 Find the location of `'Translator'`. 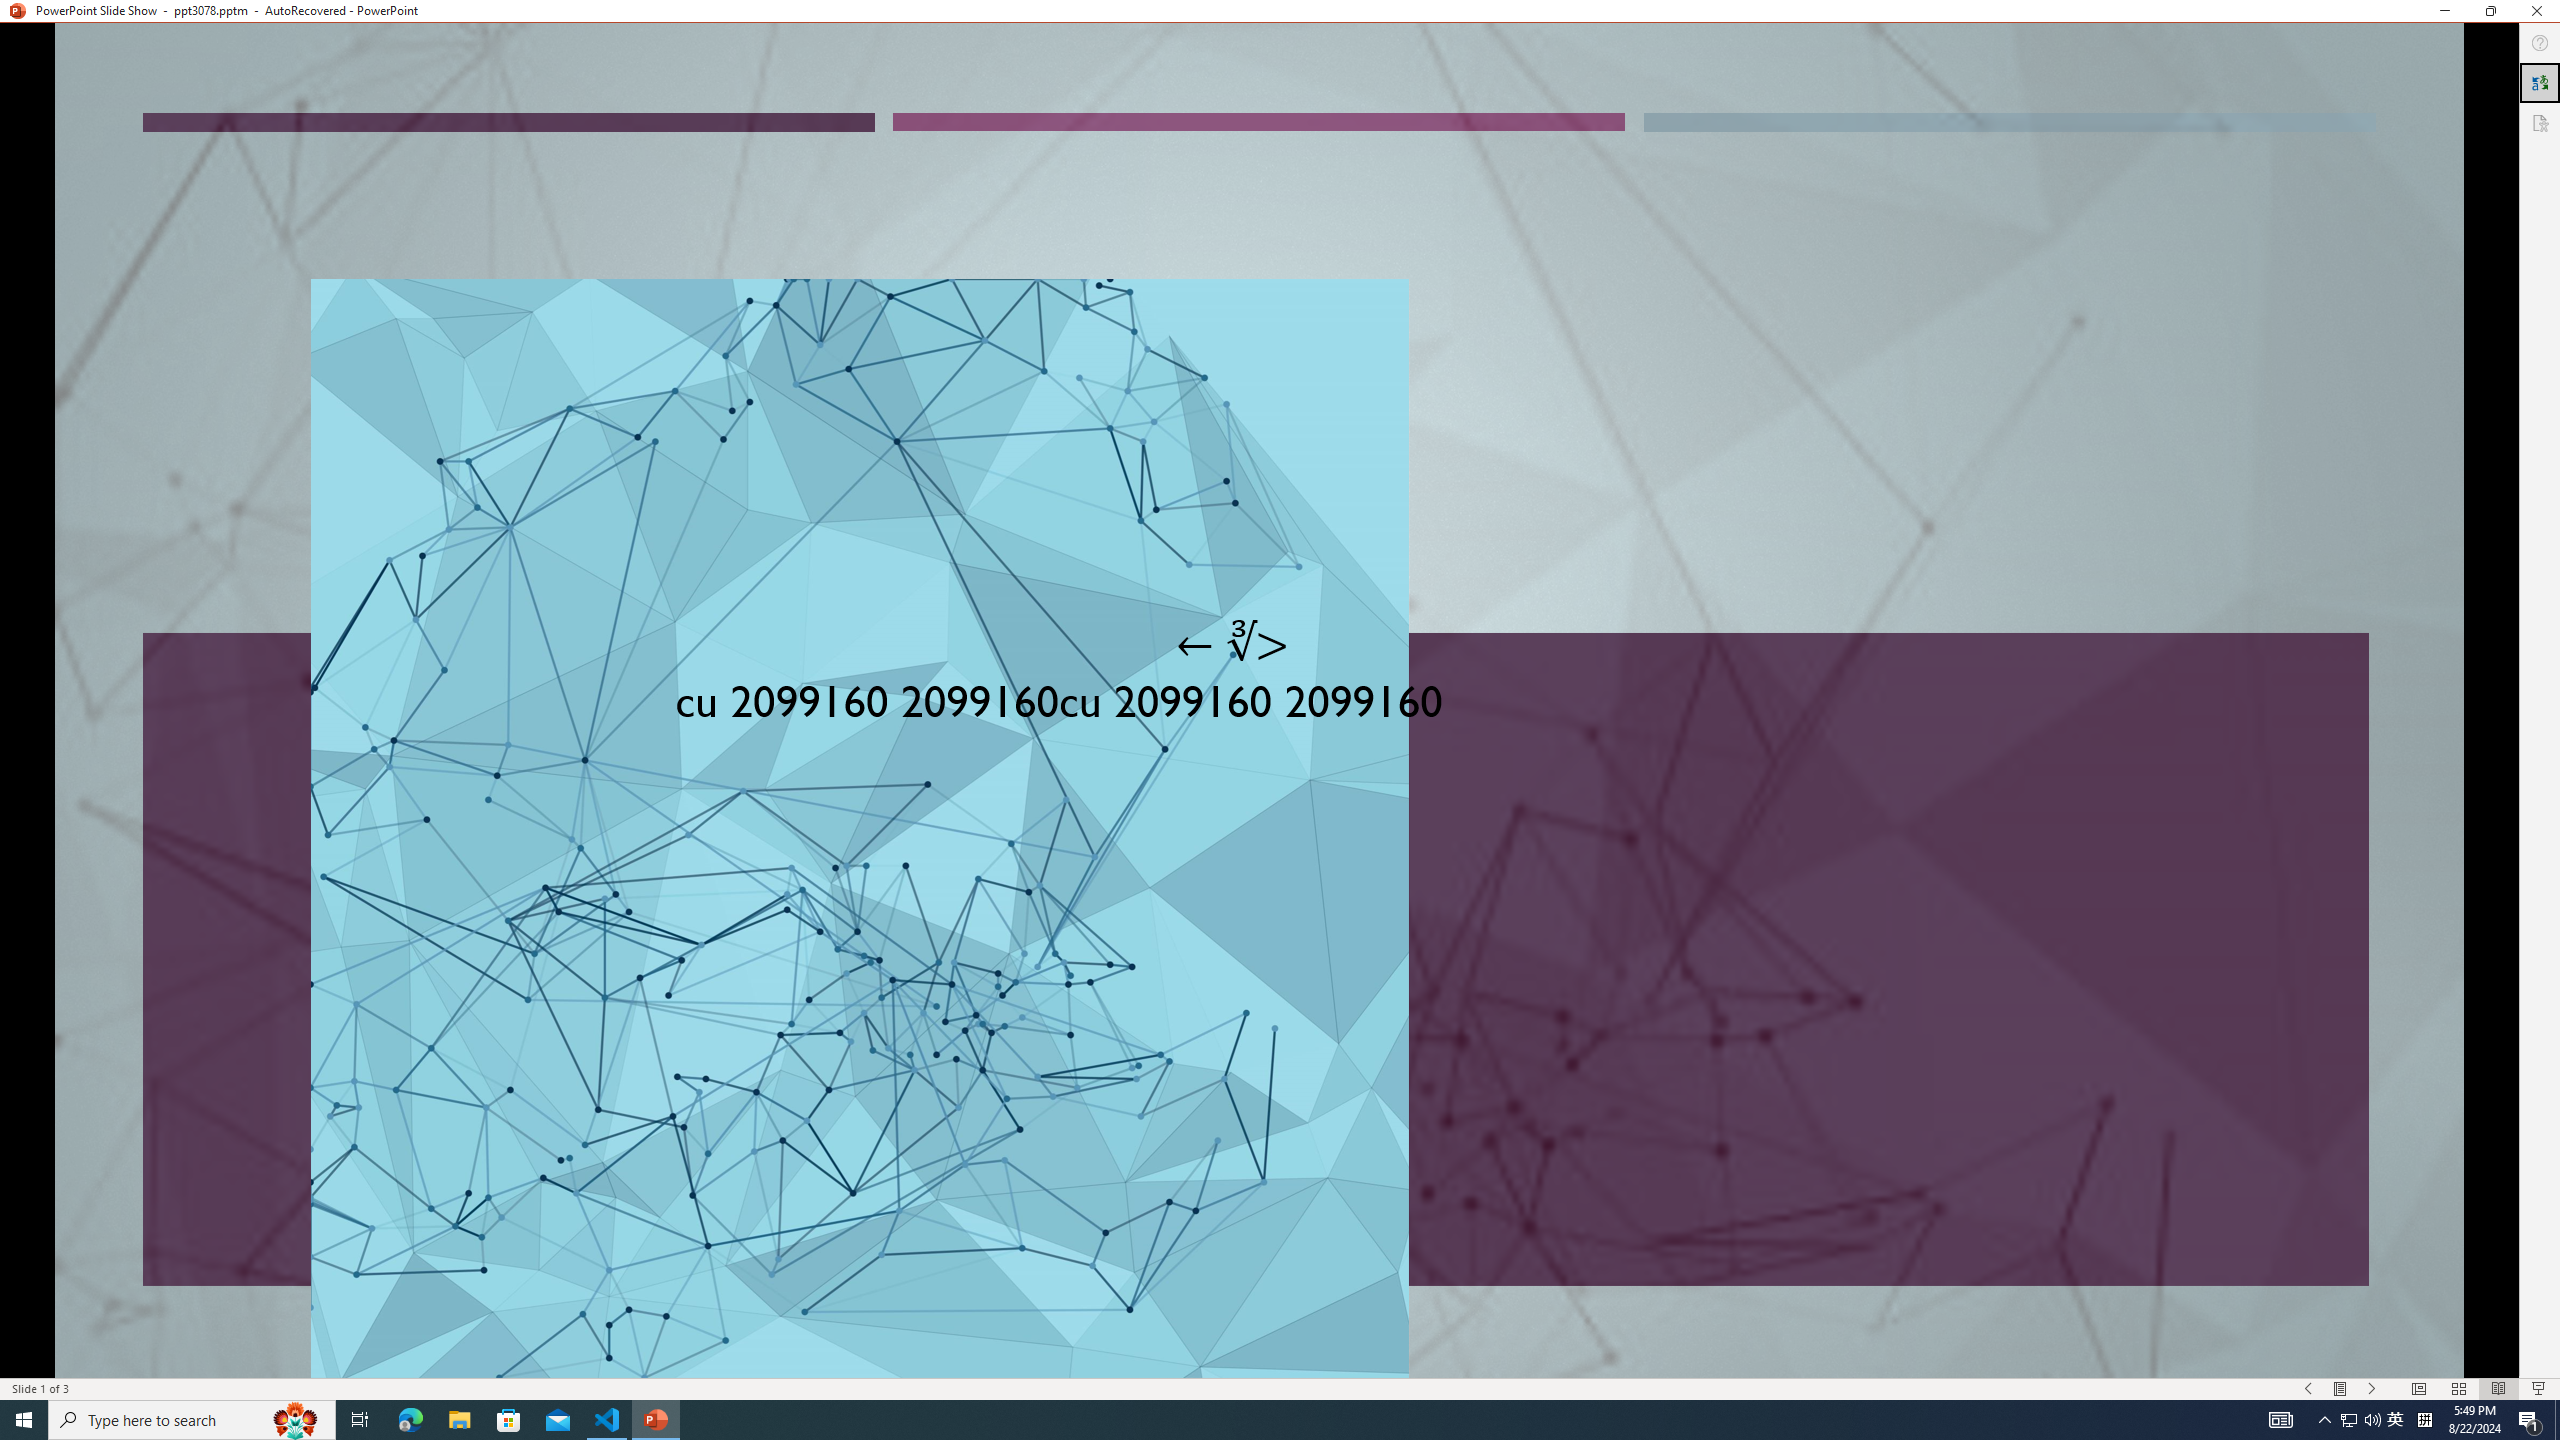

'Translator' is located at coordinates (2539, 83).